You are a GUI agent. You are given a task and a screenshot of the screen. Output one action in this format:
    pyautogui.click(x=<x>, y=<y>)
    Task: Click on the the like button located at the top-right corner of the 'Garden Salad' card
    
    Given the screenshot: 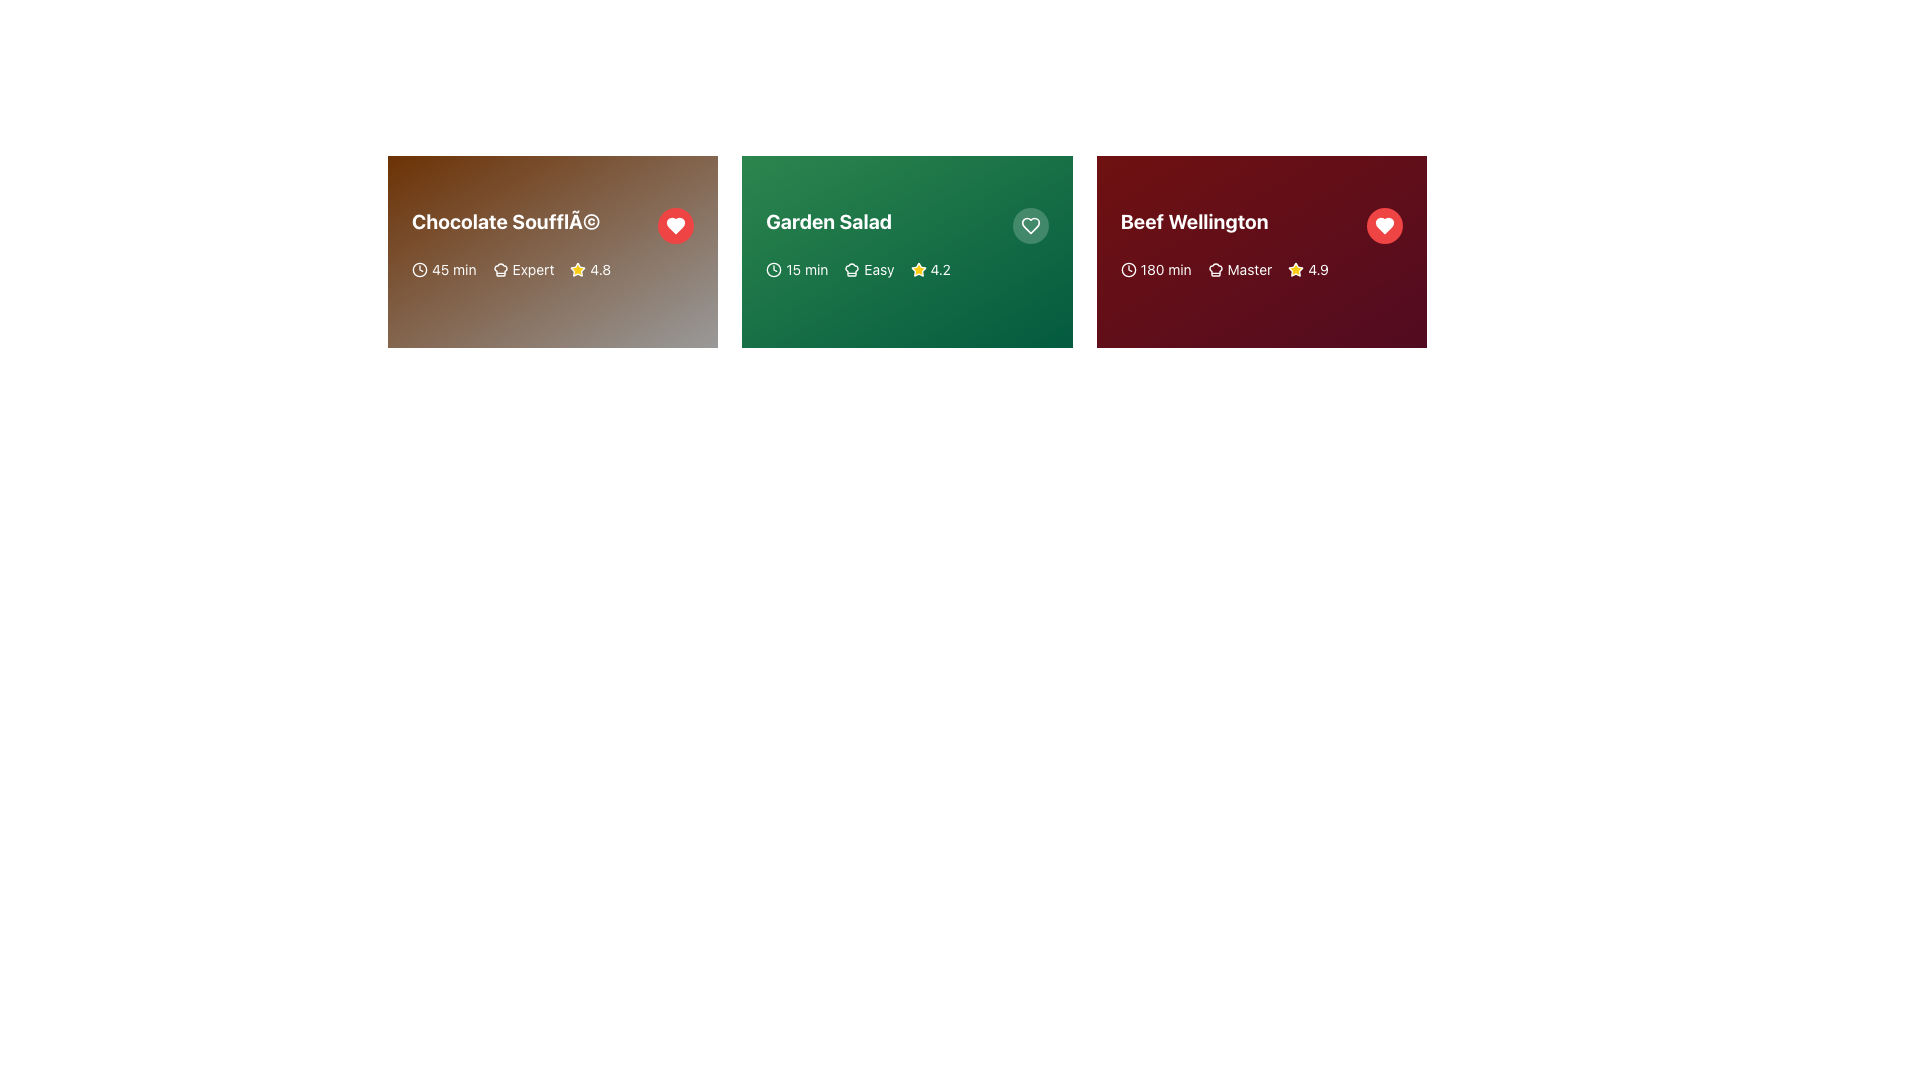 What is the action you would take?
    pyautogui.click(x=1030, y=225)
    